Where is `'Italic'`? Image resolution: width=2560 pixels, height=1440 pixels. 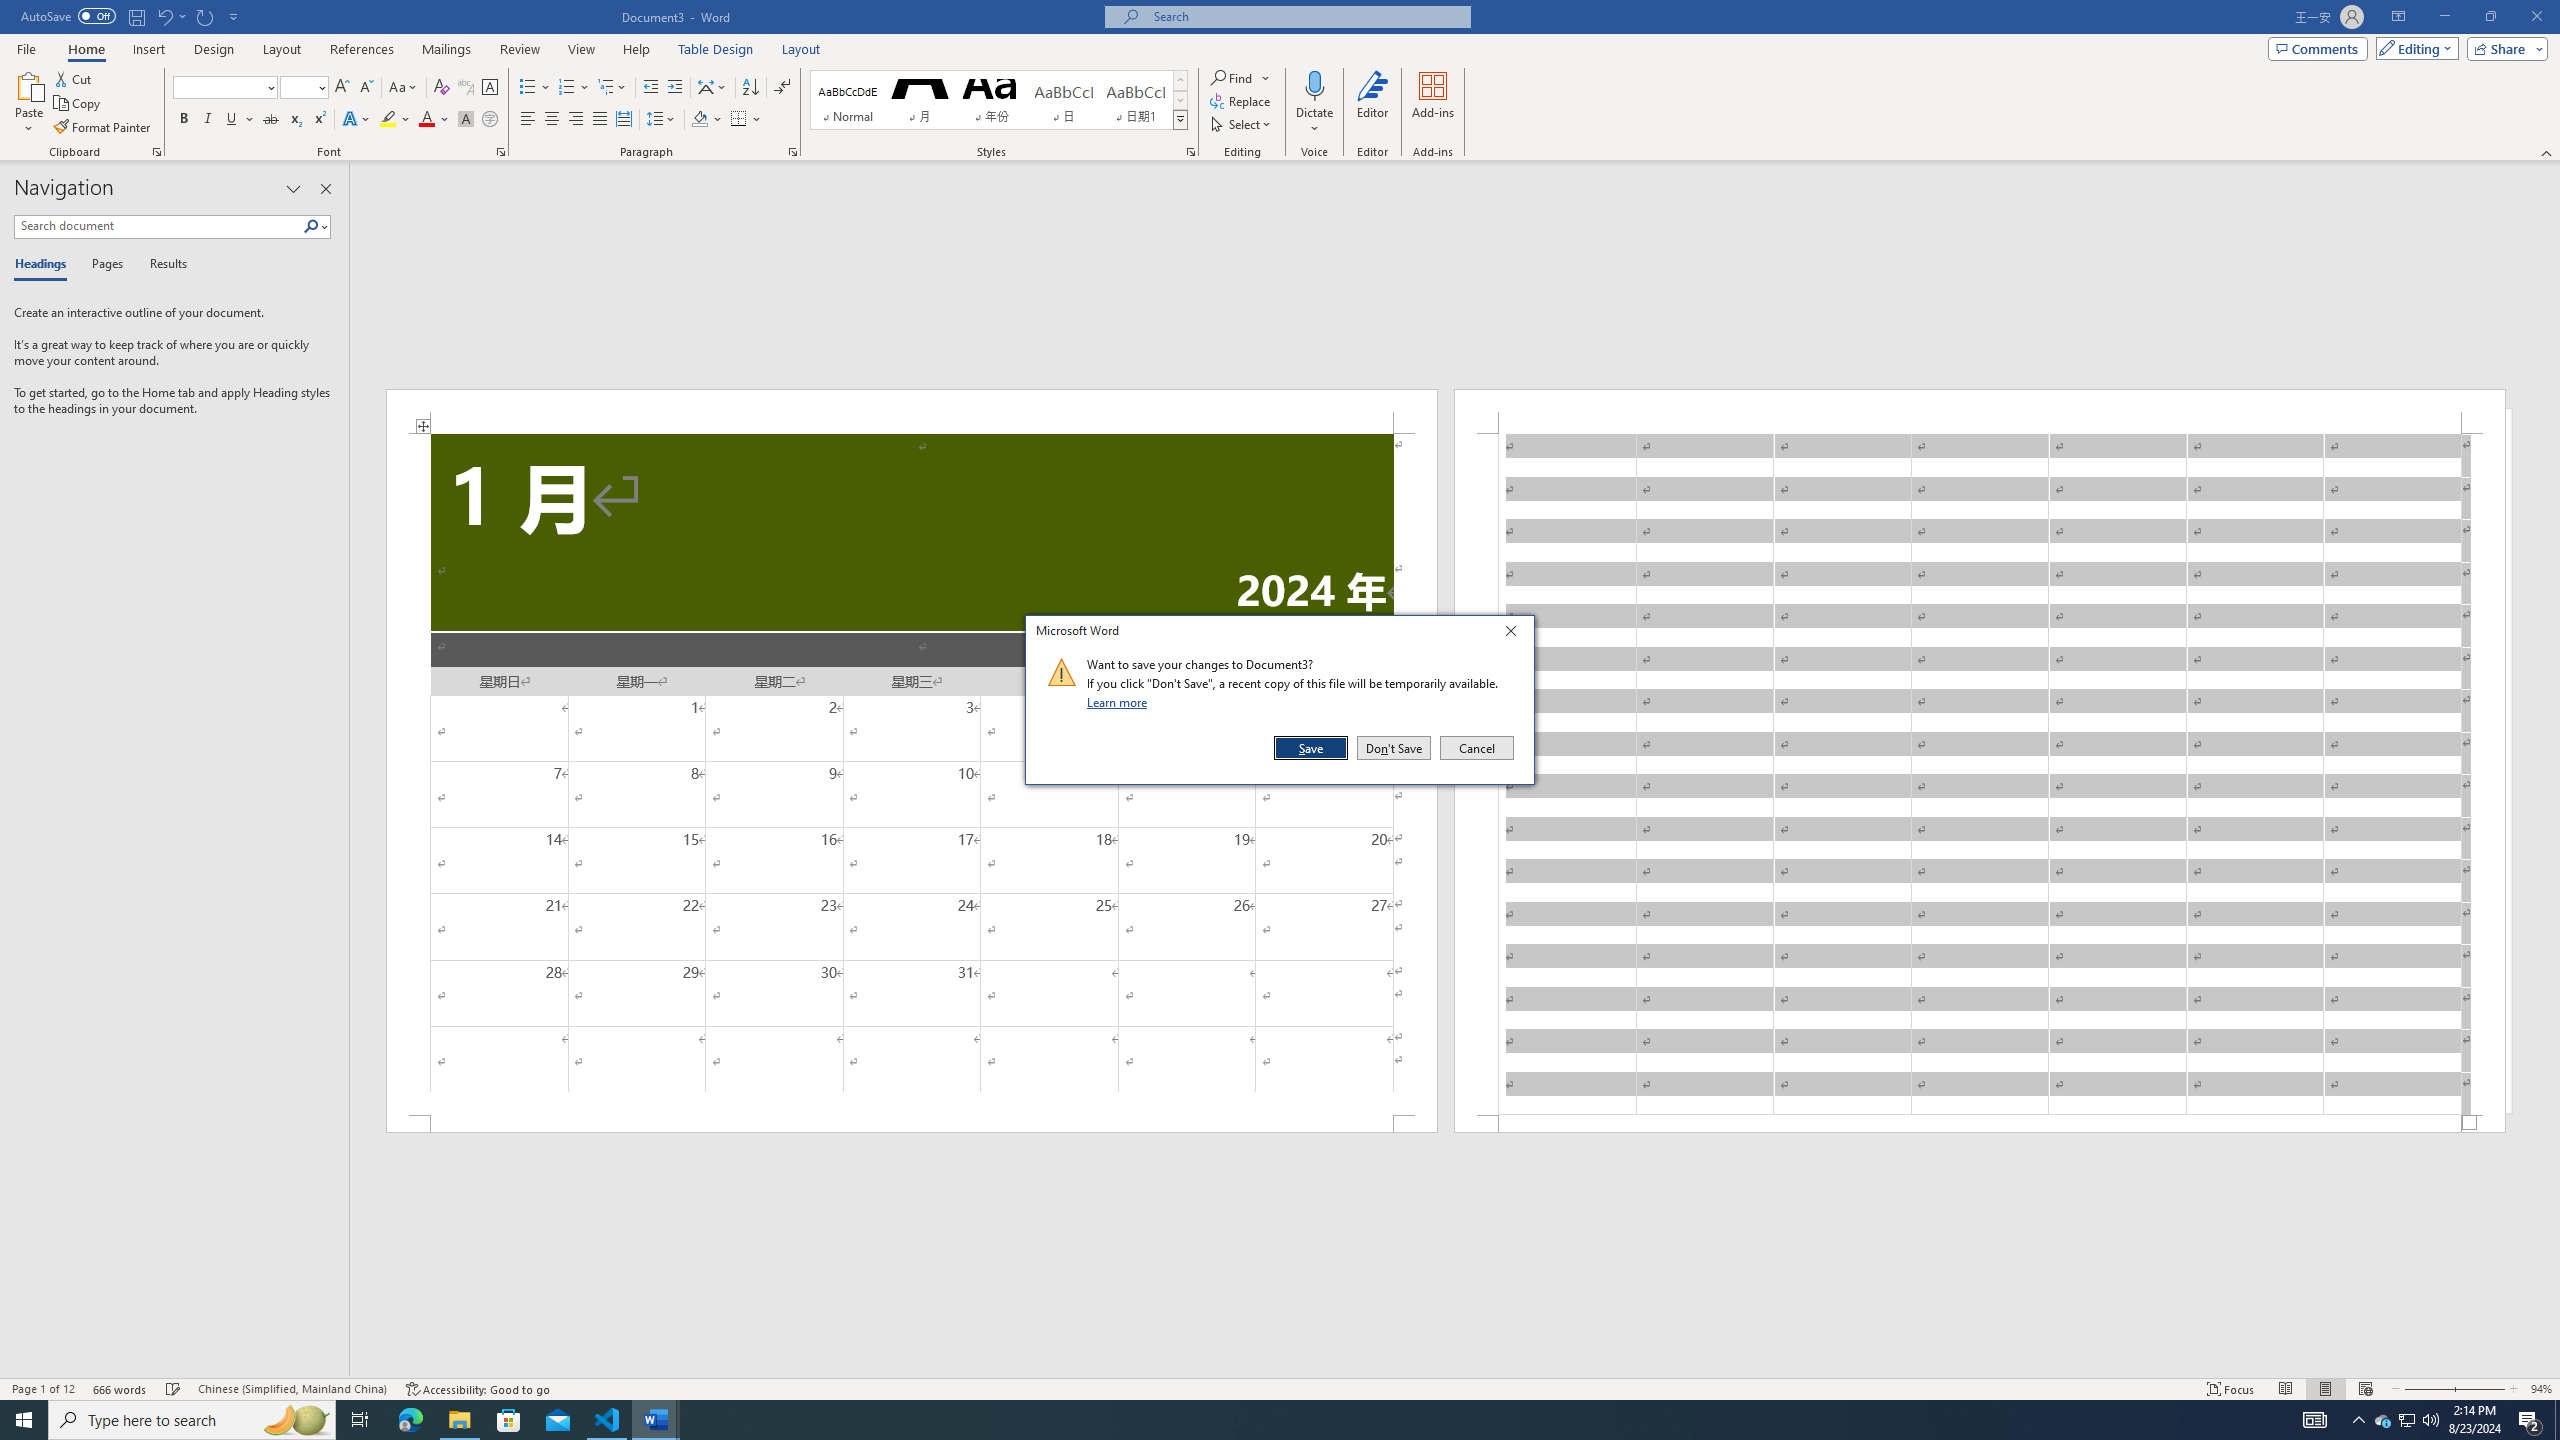 'Italic' is located at coordinates (207, 118).